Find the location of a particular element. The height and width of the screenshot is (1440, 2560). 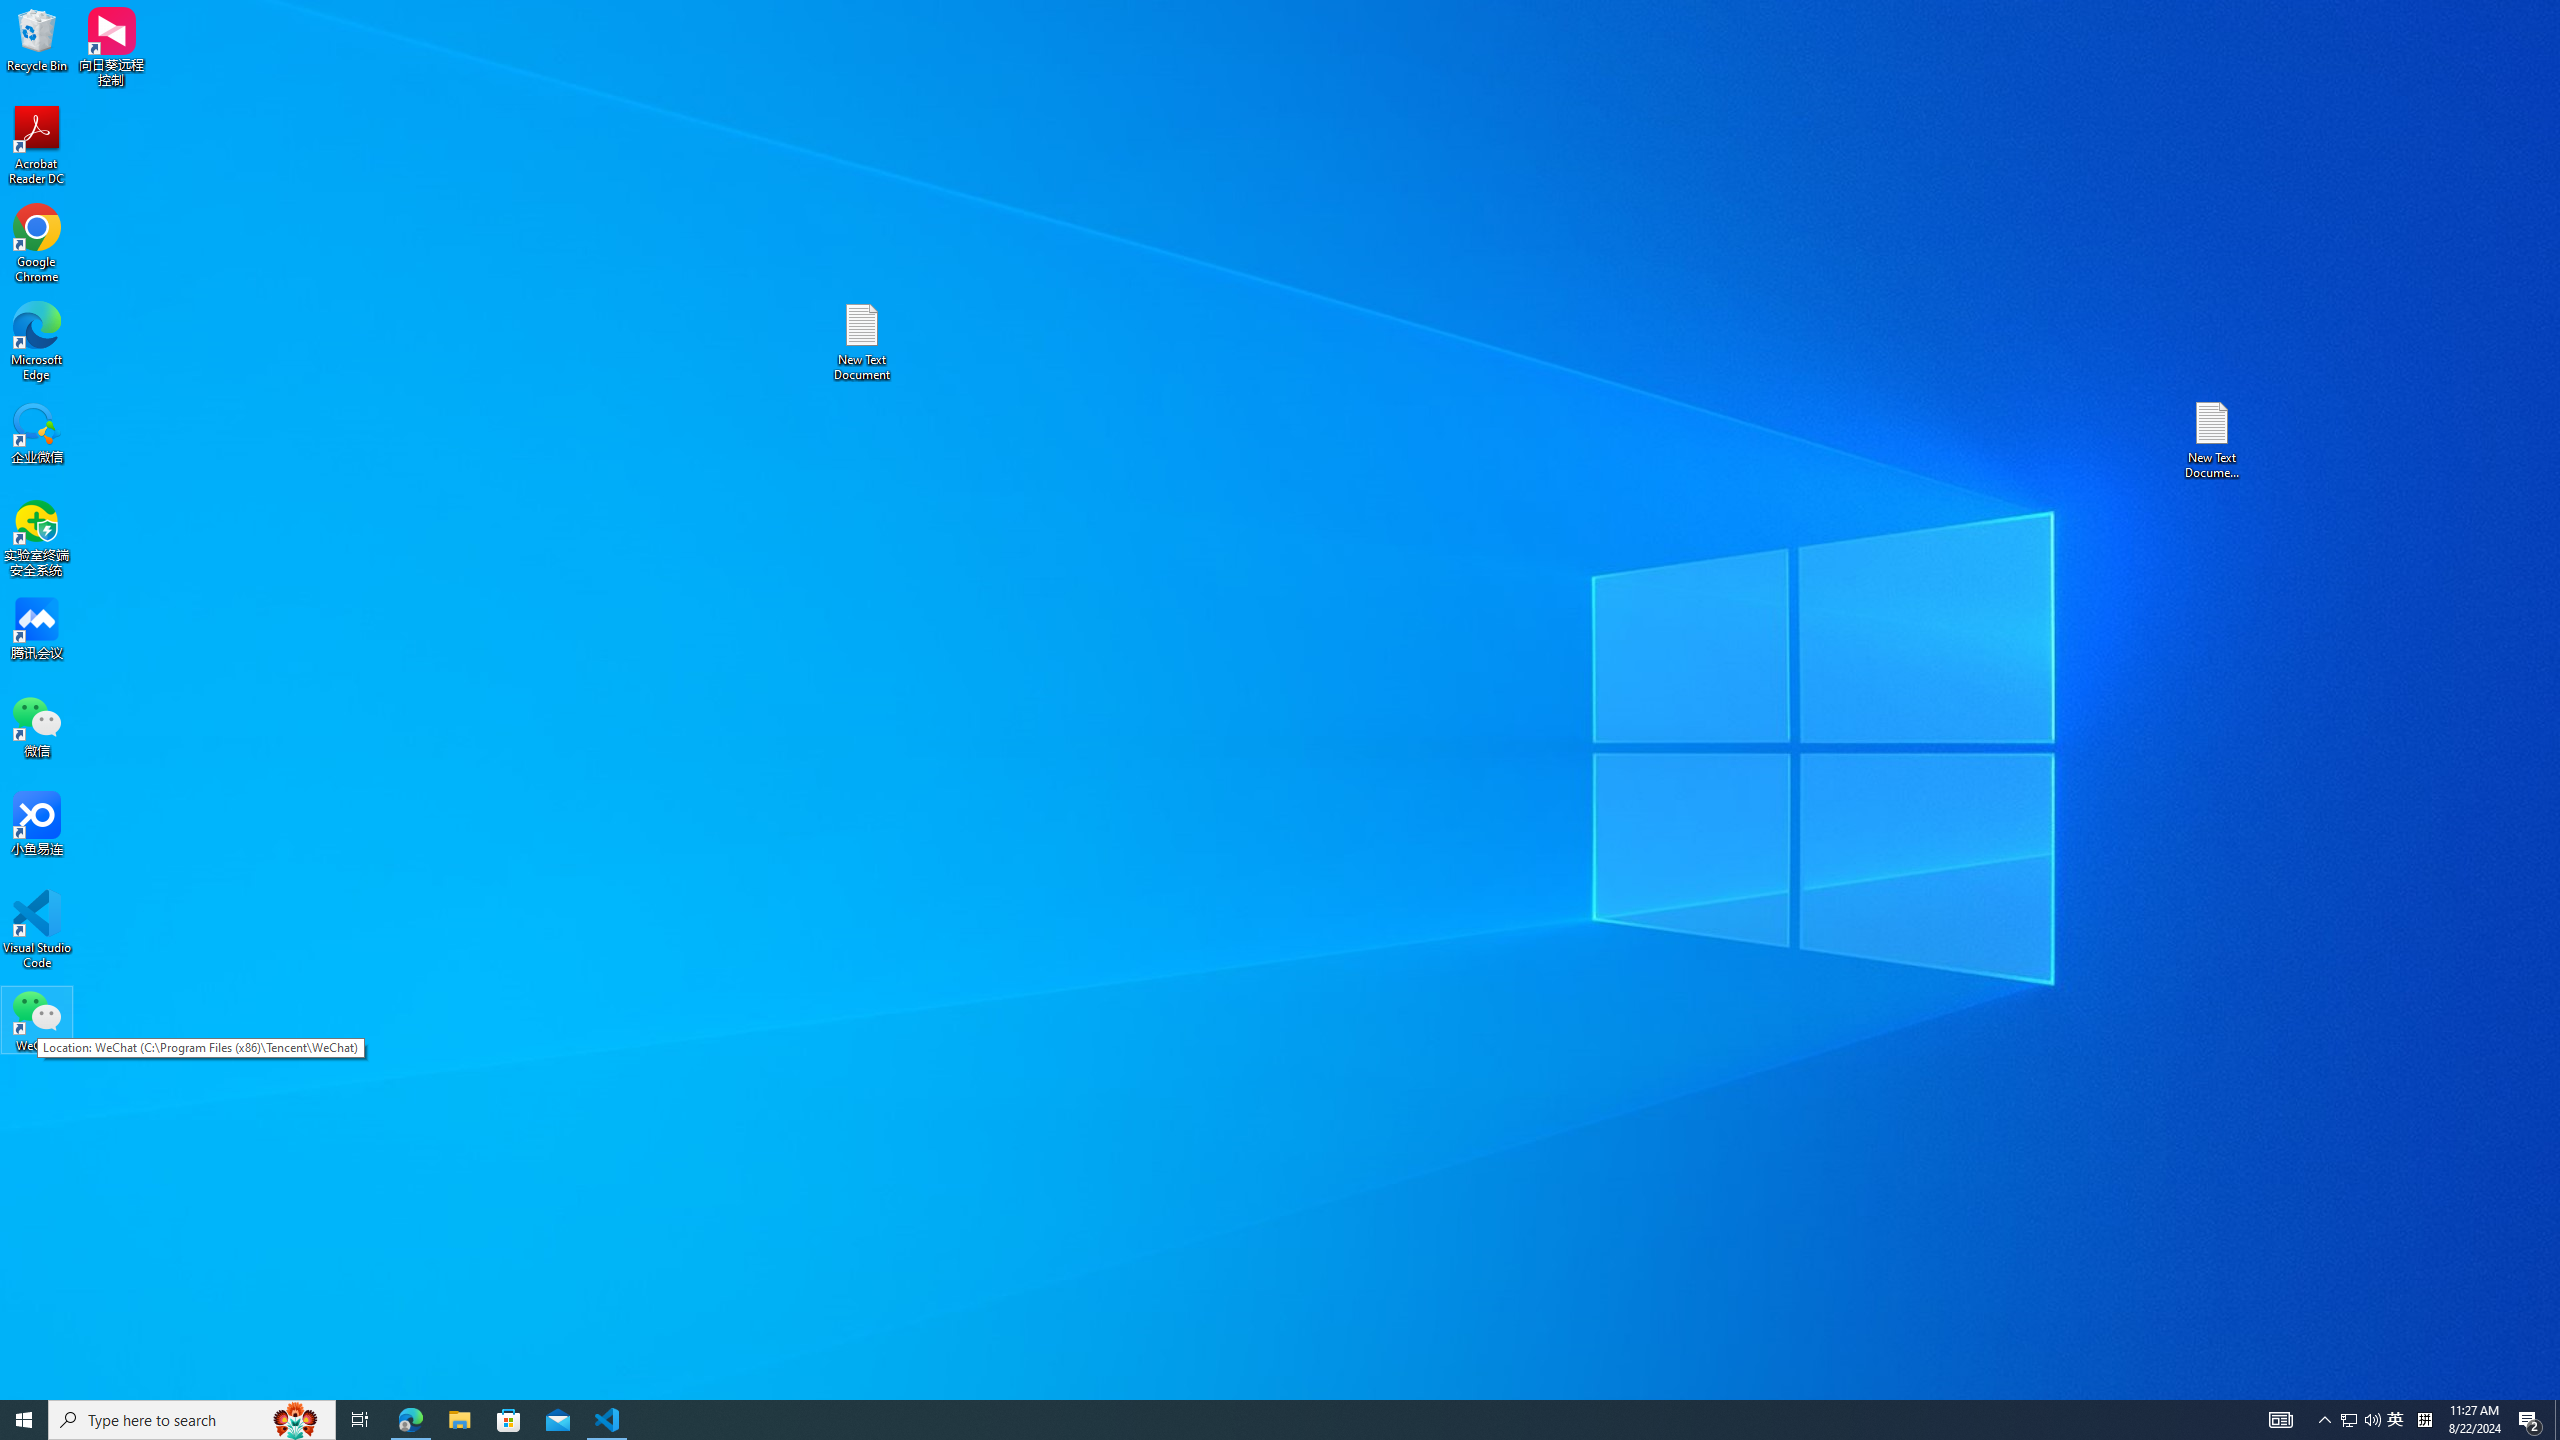

'Tray Input Indicator - Chinese (Simplified, China)' is located at coordinates (2424, 1418).